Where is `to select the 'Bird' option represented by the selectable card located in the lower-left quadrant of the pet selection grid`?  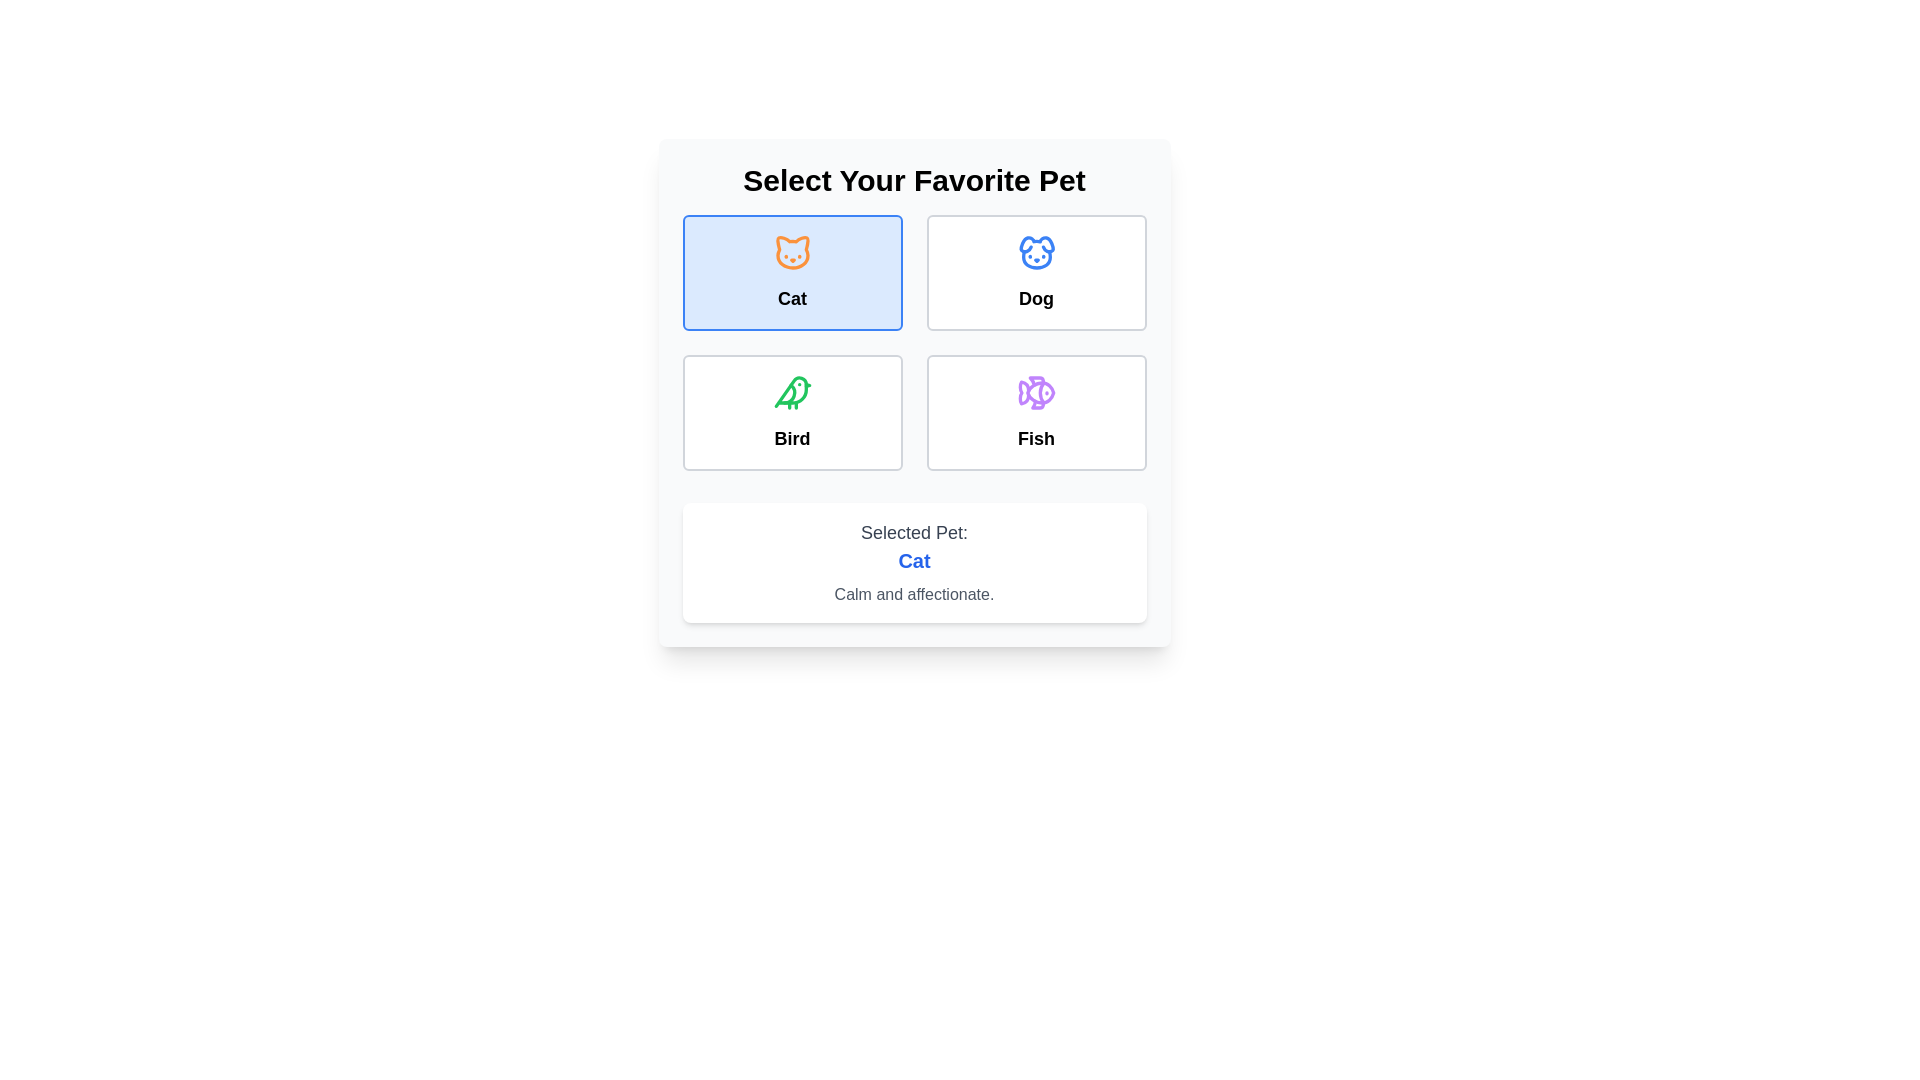 to select the 'Bird' option represented by the selectable card located in the lower-left quadrant of the pet selection grid is located at coordinates (791, 411).